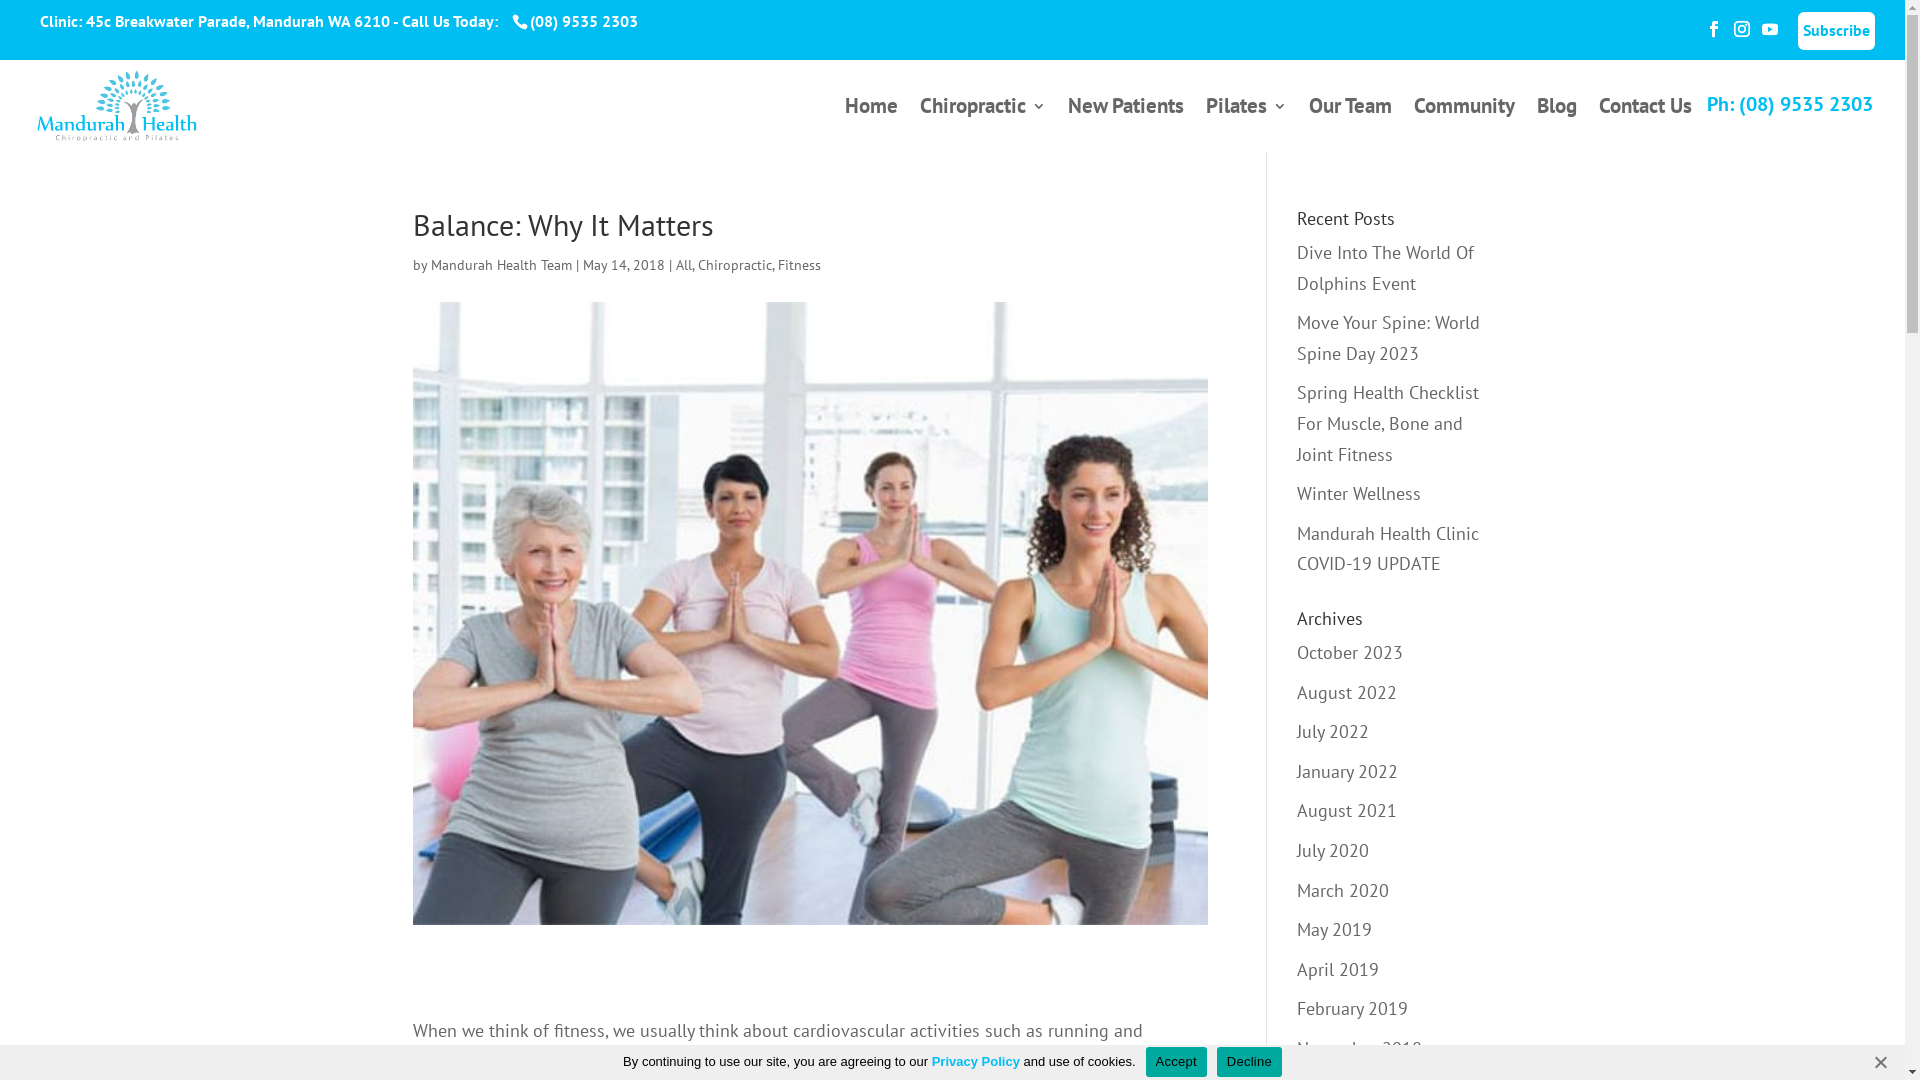 The width and height of the screenshot is (1920, 1080). What do you see at coordinates (1350, 125) in the screenshot?
I see `'Our Team'` at bounding box center [1350, 125].